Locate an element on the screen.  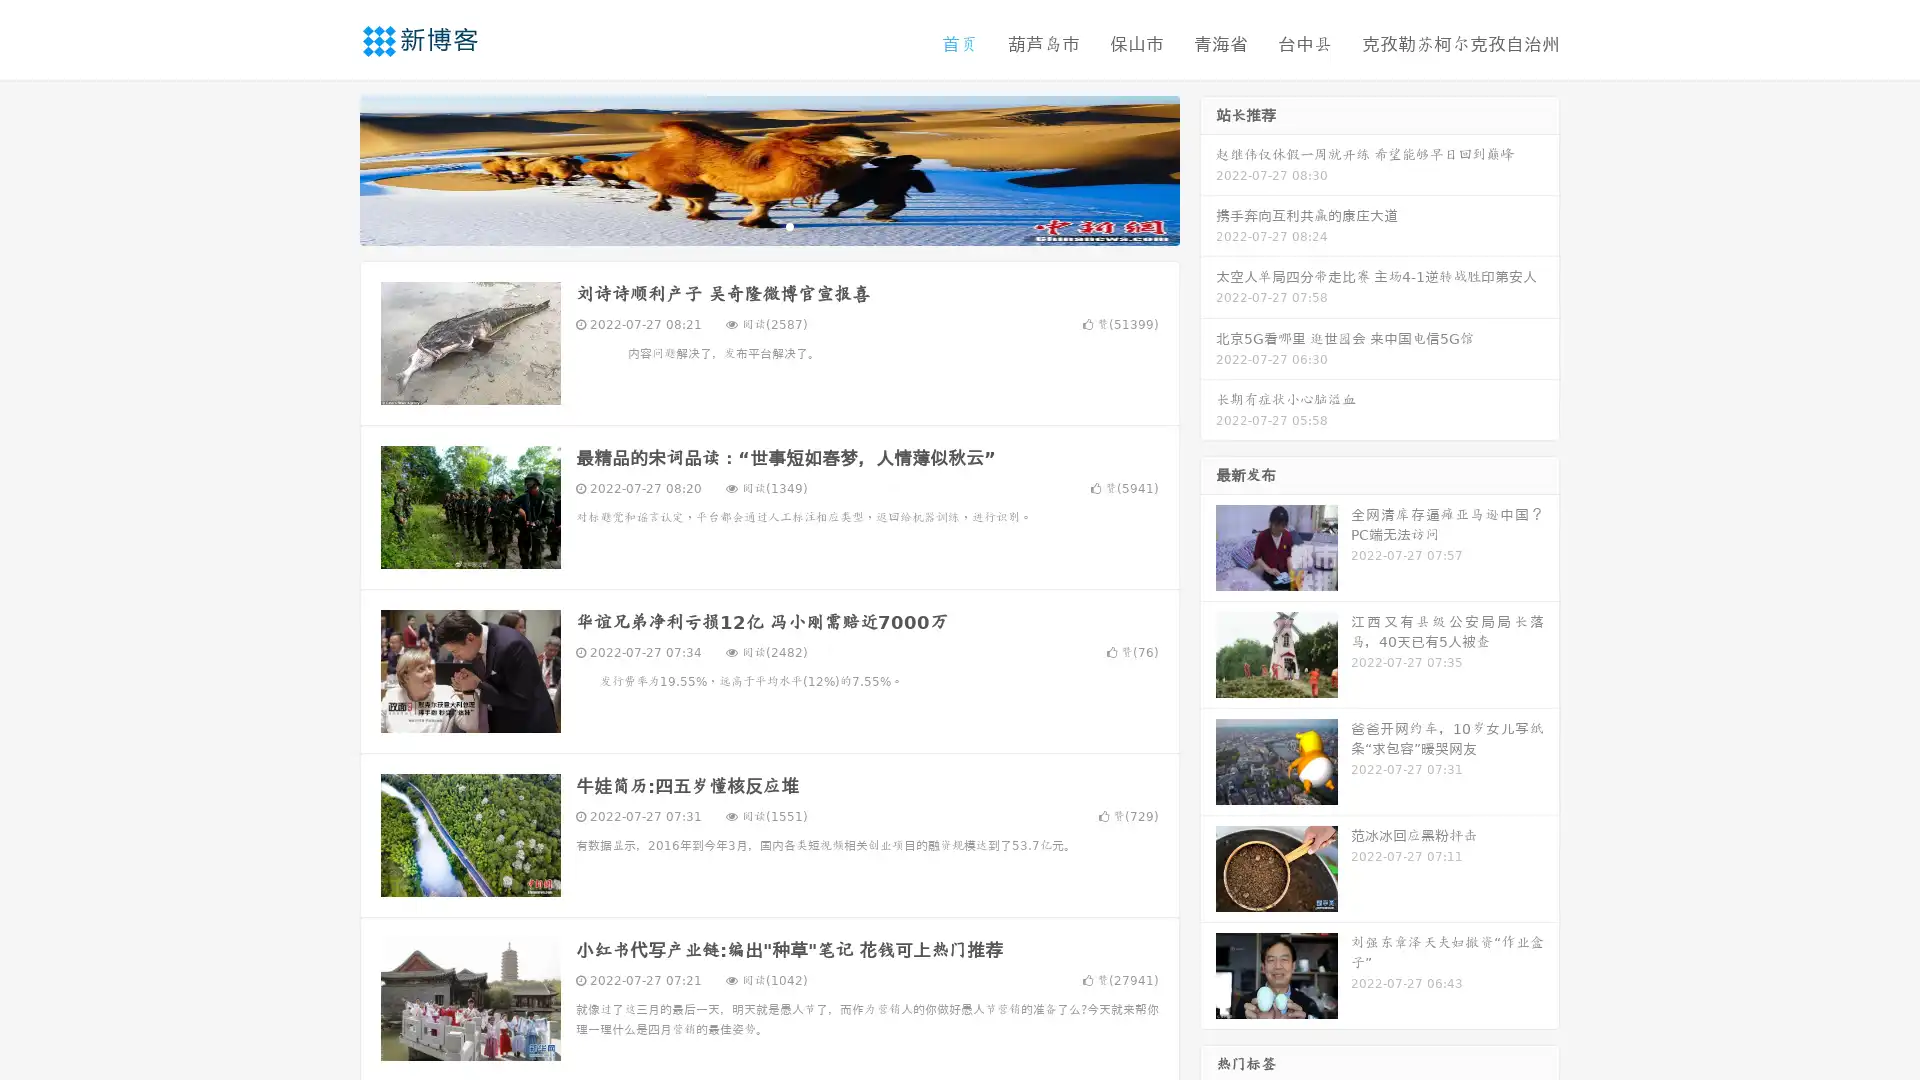
Go to slide 1 is located at coordinates (748, 225).